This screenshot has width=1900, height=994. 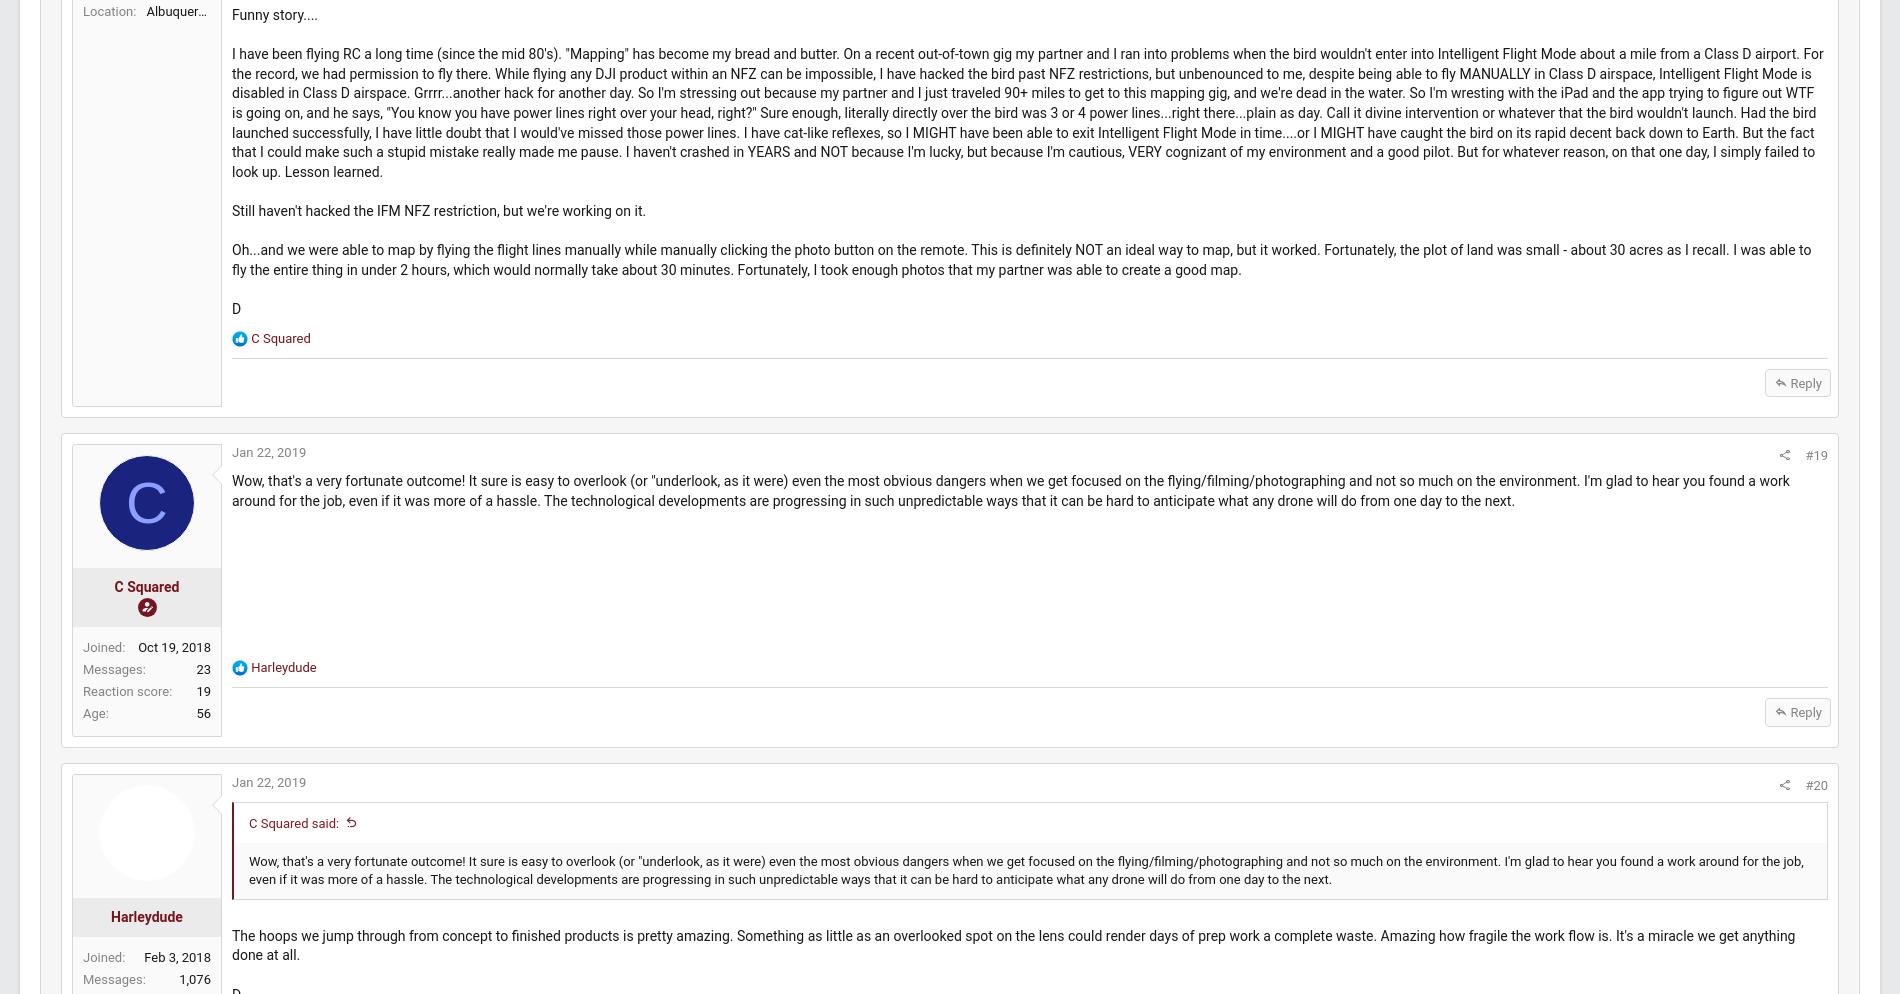 What do you see at coordinates (486, 314) in the screenshot?
I see `'Still haven't hacked the IFM NFZ restriction, but we're working on it.'` at bounding box center [486, 314].